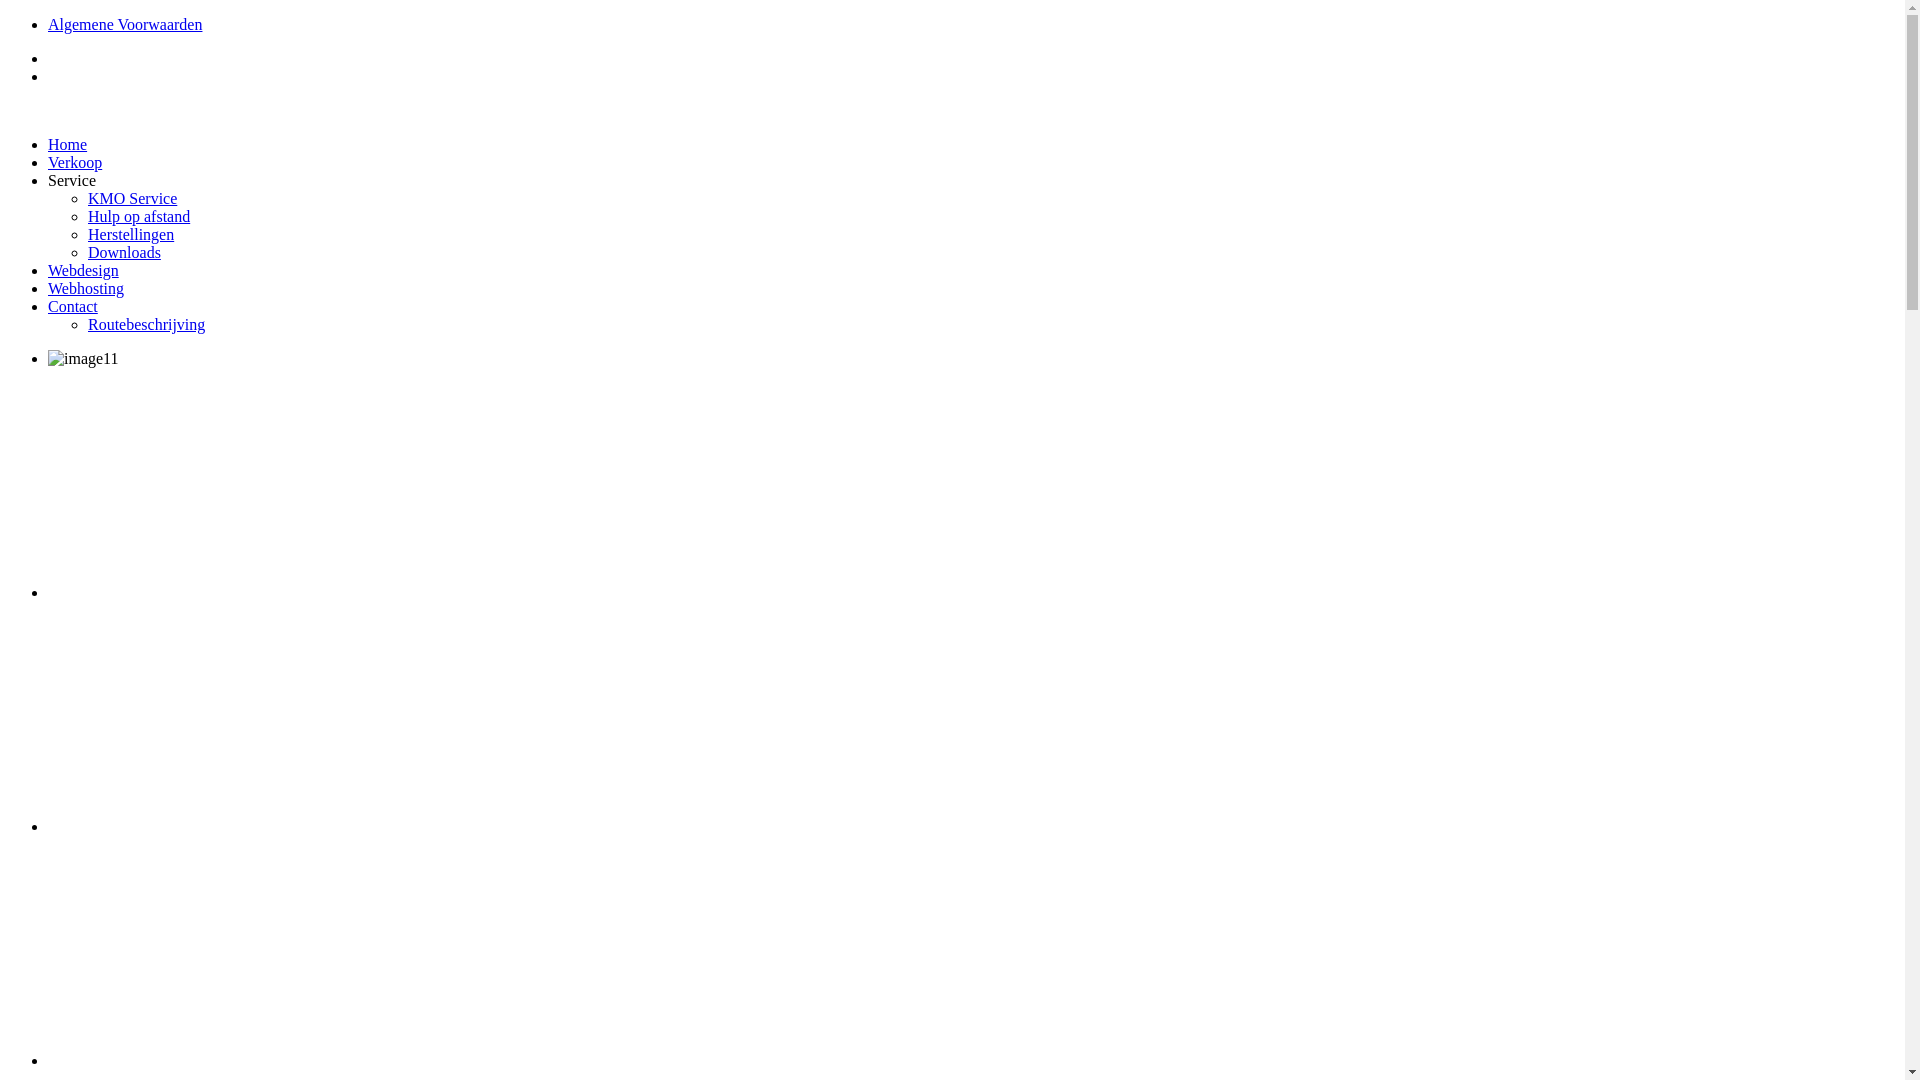 This screenshot has height=1080, width=1920. I want to click on 'Verkoop', so click(75, 161).